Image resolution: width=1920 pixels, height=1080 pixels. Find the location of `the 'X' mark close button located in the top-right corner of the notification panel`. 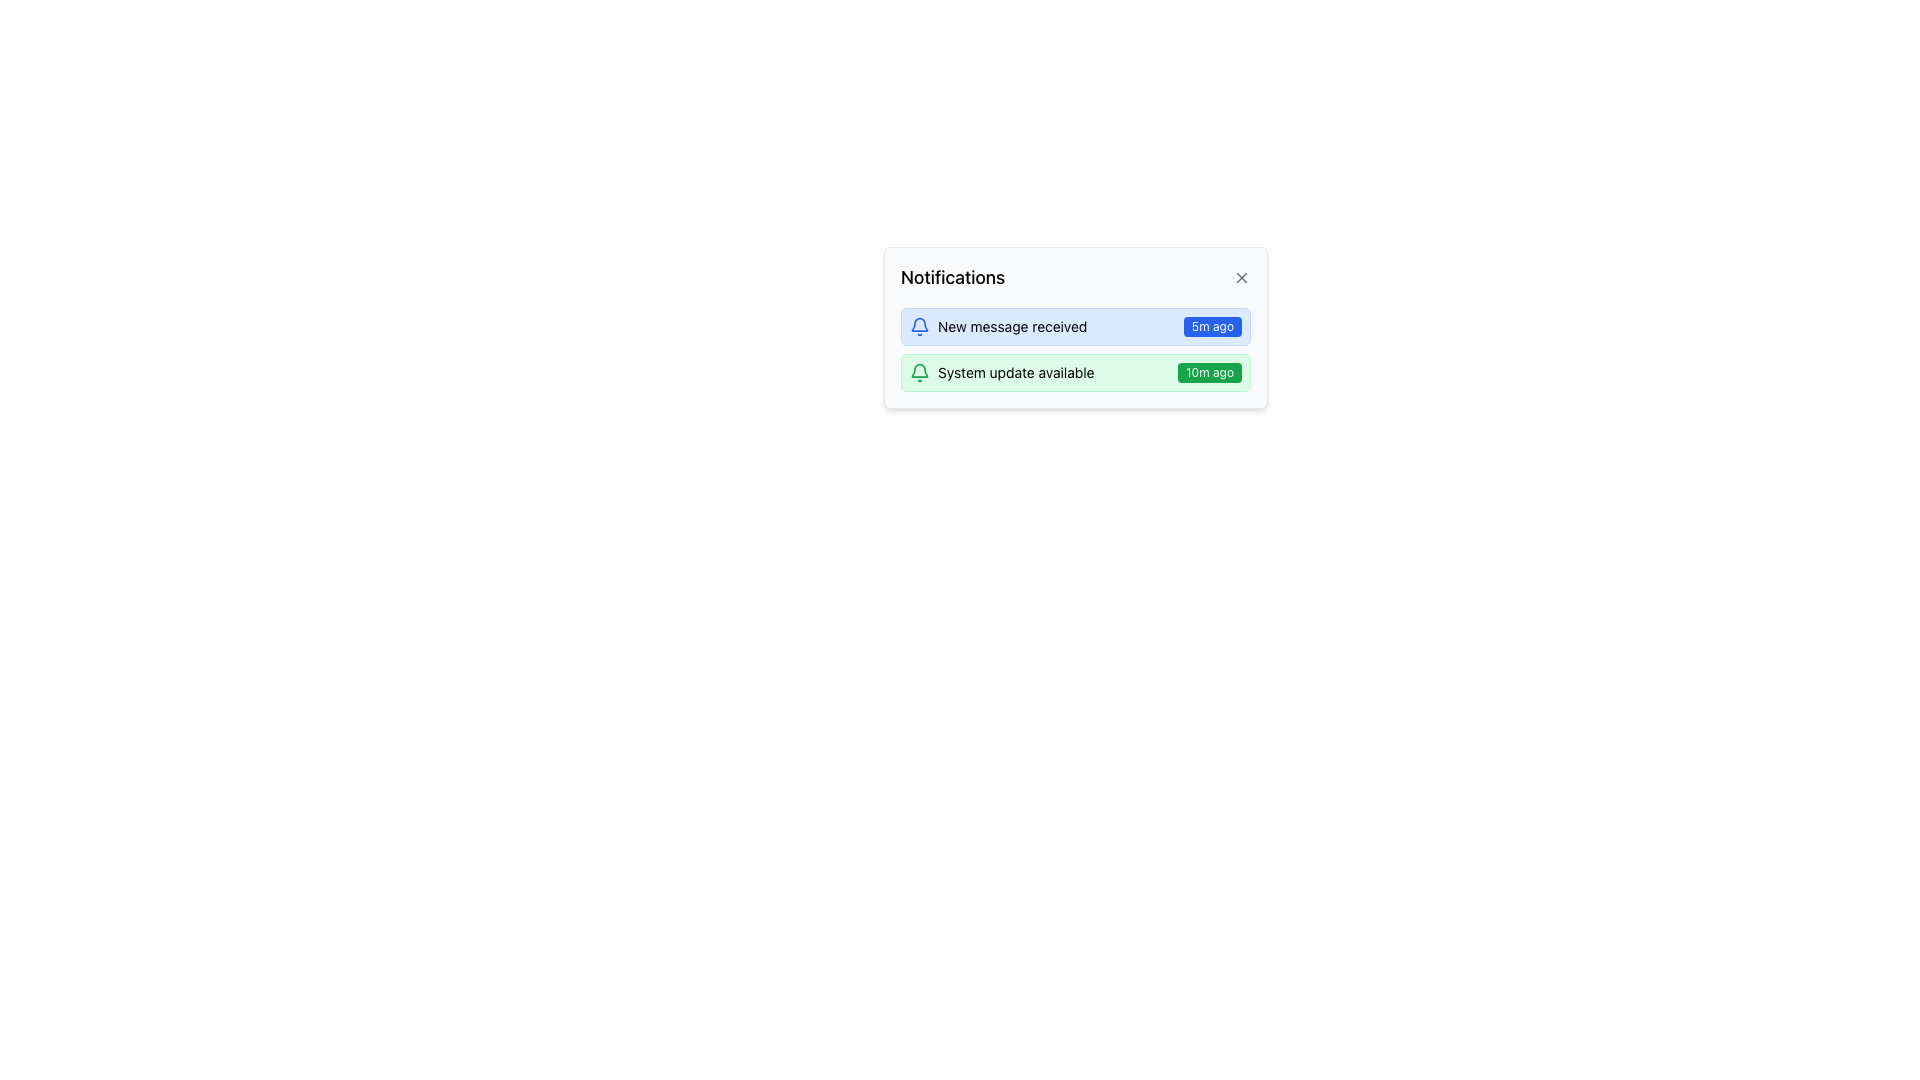

the 'X' mark close button located in the top-right corner of the notification panel is located at coordinates (1241, 277).